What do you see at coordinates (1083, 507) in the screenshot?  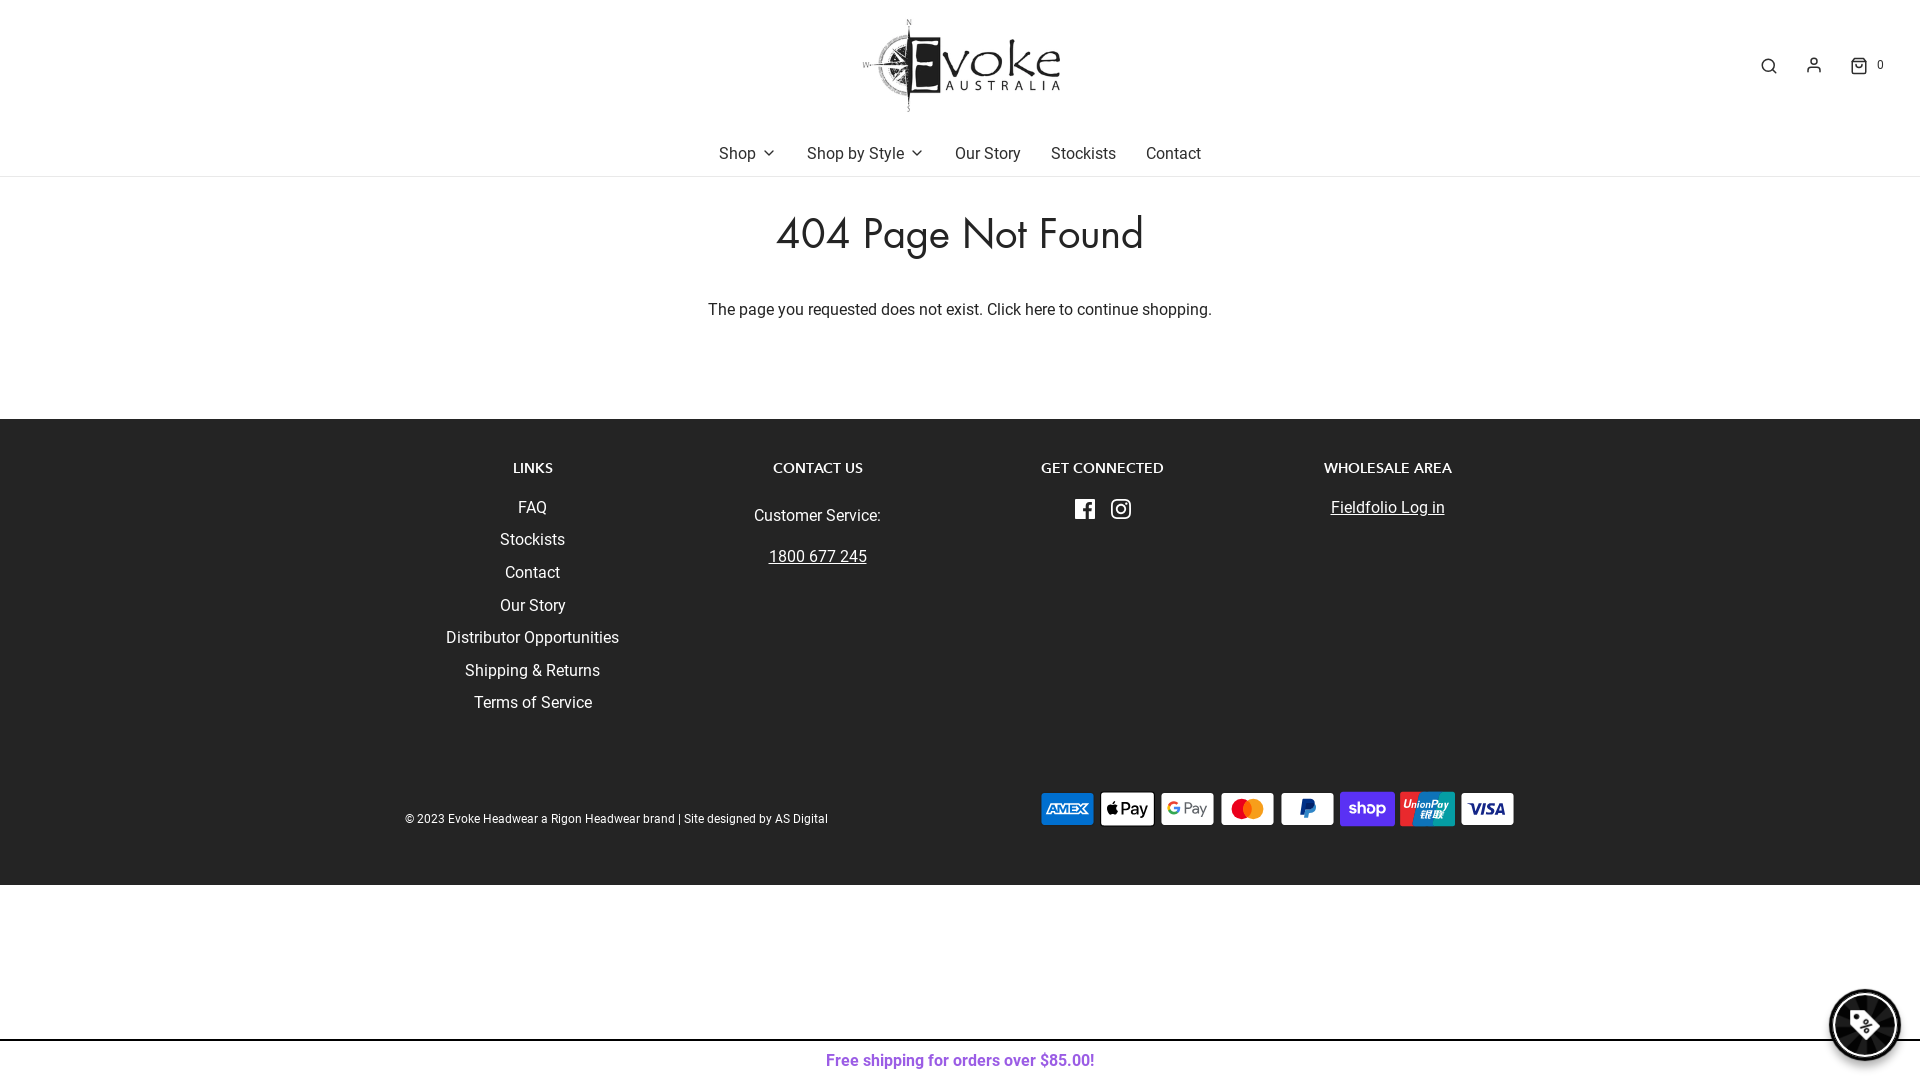 I see `'Facebook icon'` at bounding box center [1083, 507].